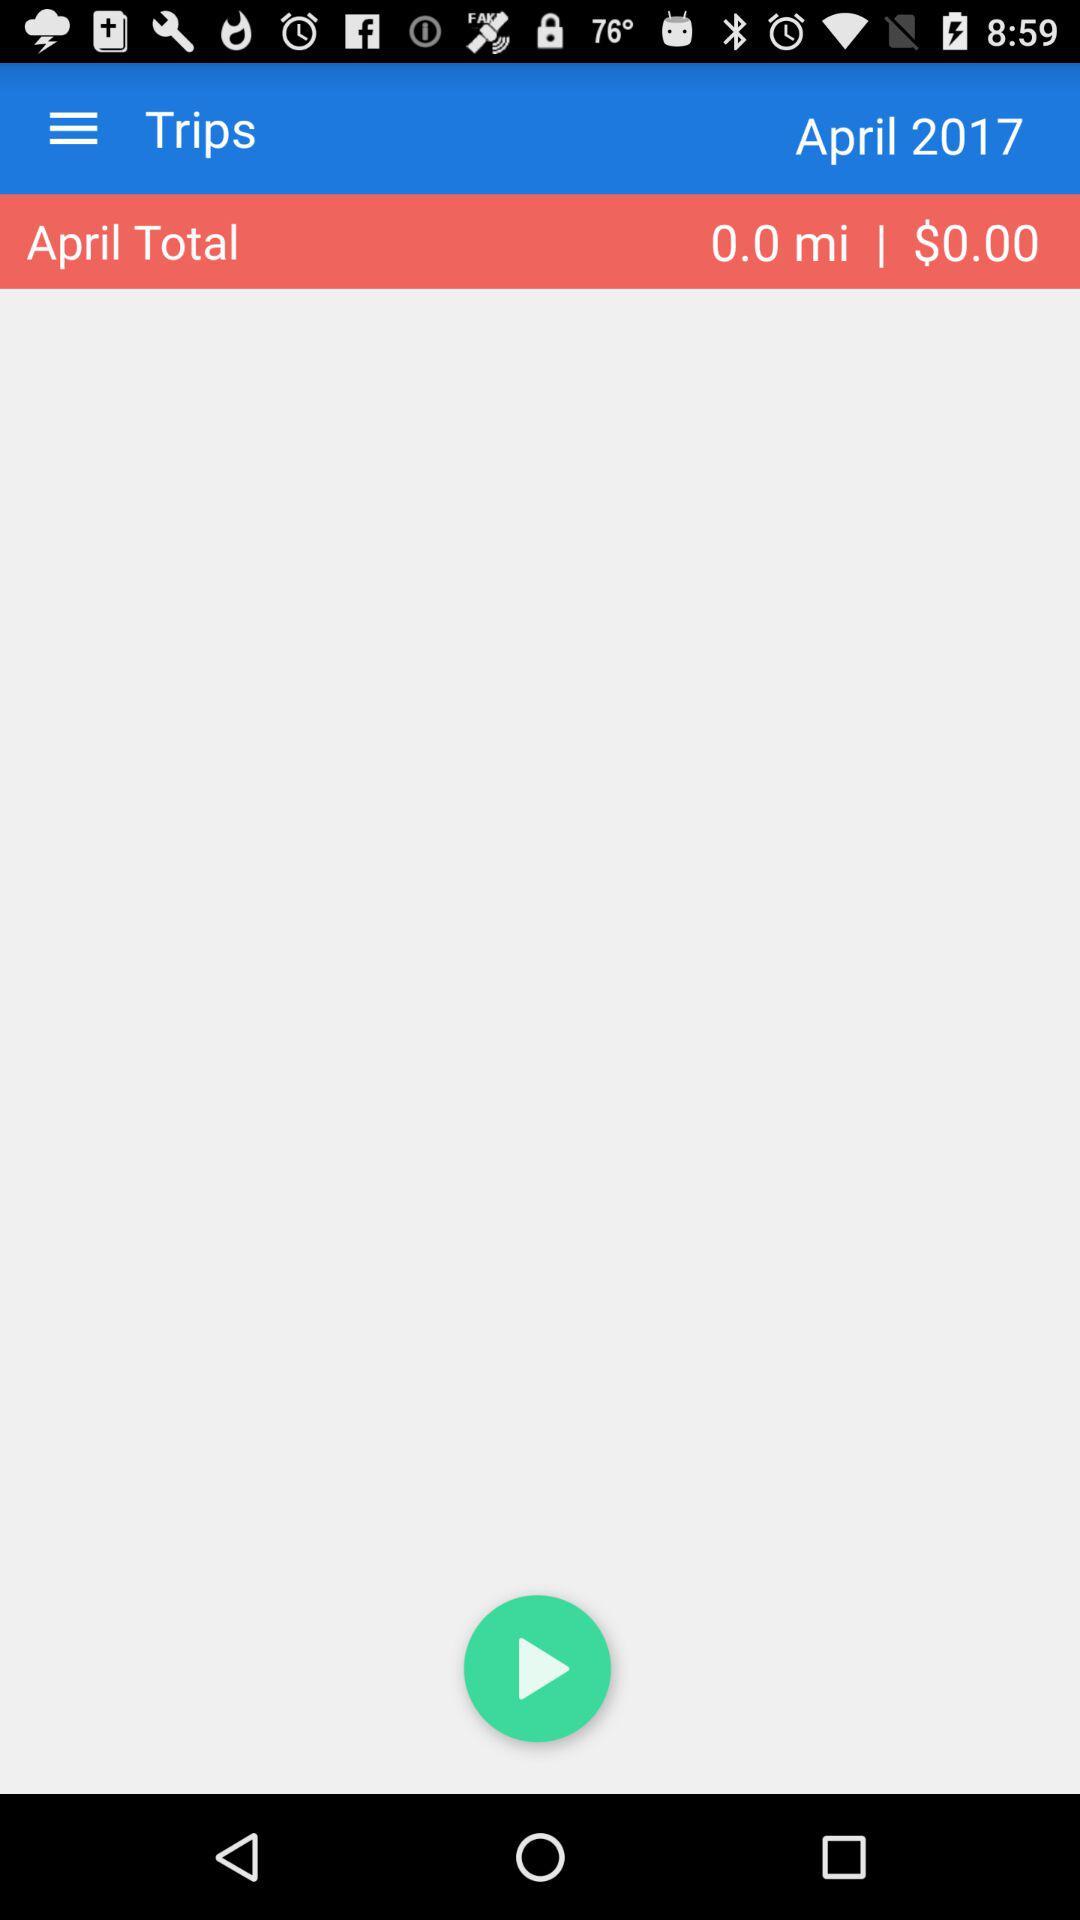 Image resolution: width=1080 pixels, height=1920 pixels. Describe the element at coordinates (72, 127) in the screenshot. I see `the item above the april total item` at that location.